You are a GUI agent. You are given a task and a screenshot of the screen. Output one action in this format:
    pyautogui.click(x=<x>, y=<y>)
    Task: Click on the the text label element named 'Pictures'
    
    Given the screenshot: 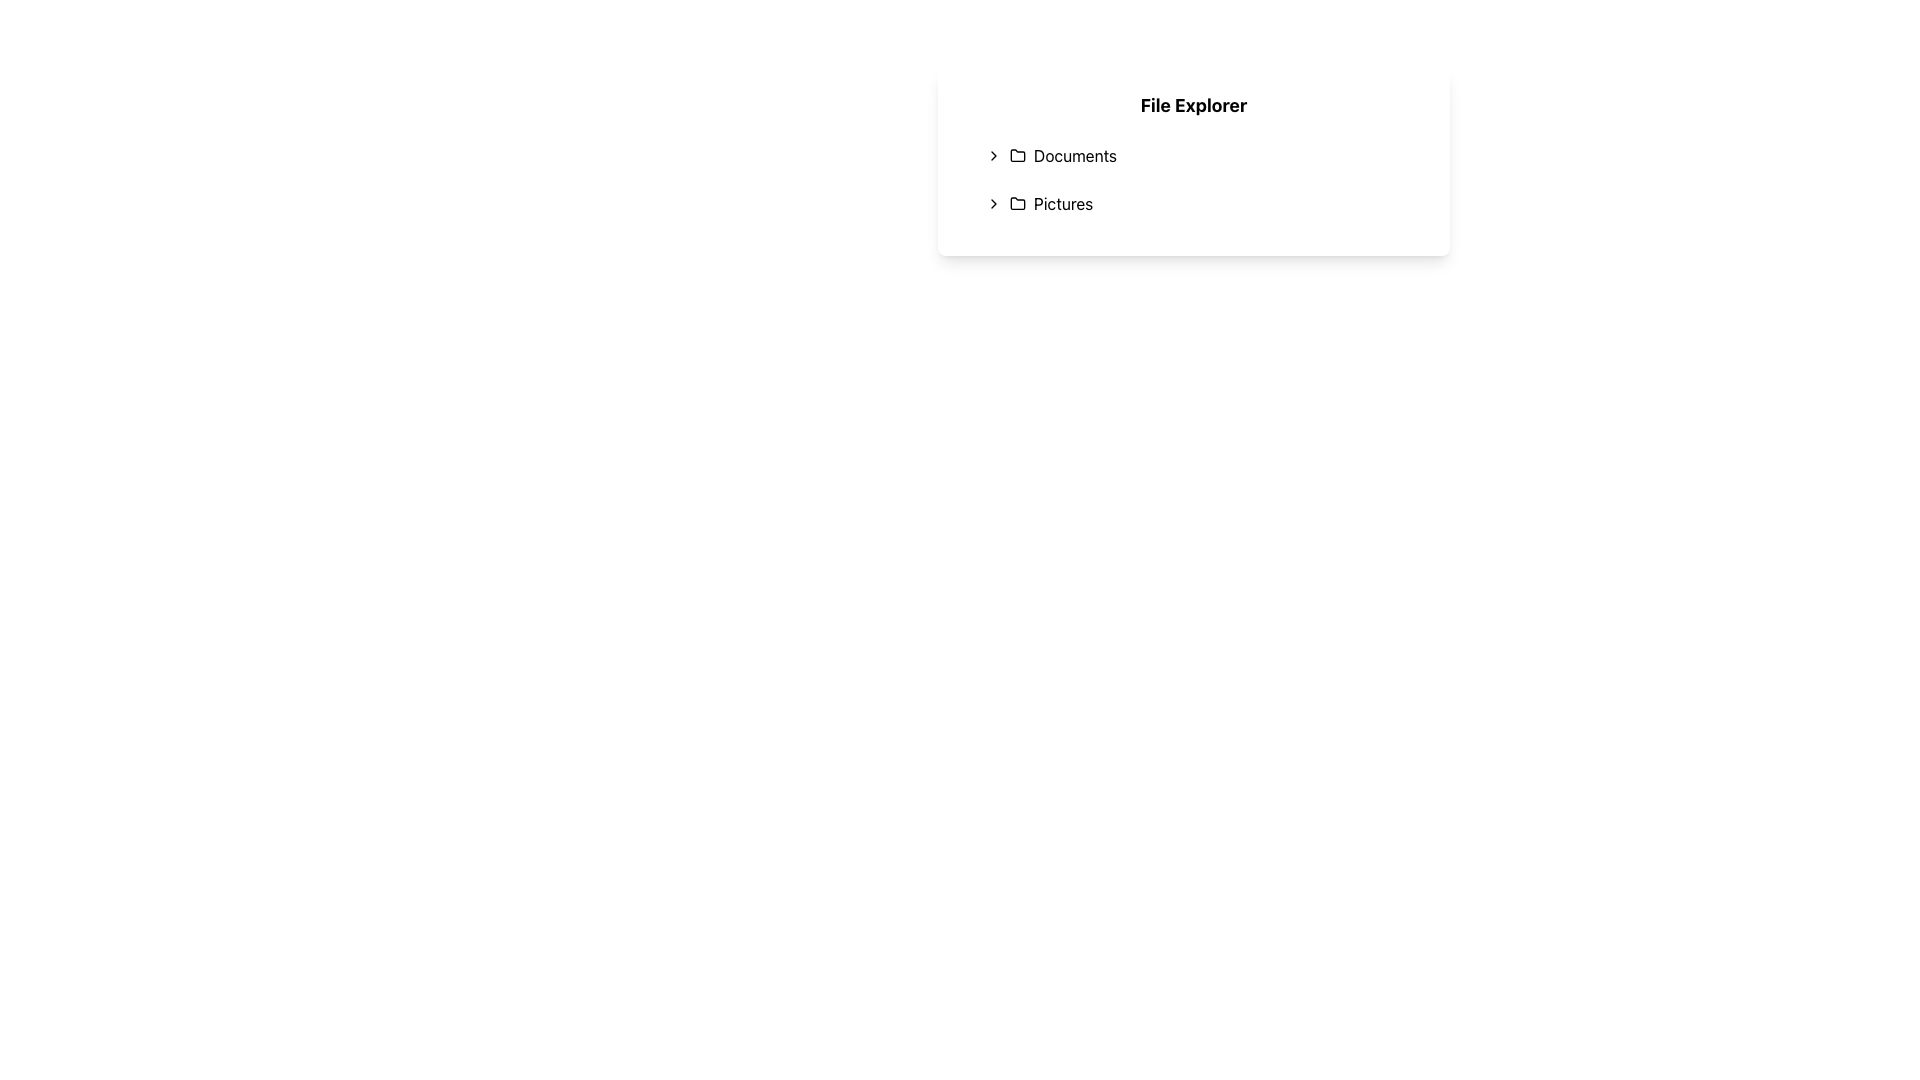 What is the action you would take?
    pyautogui.click(x=1062, y=204)
    